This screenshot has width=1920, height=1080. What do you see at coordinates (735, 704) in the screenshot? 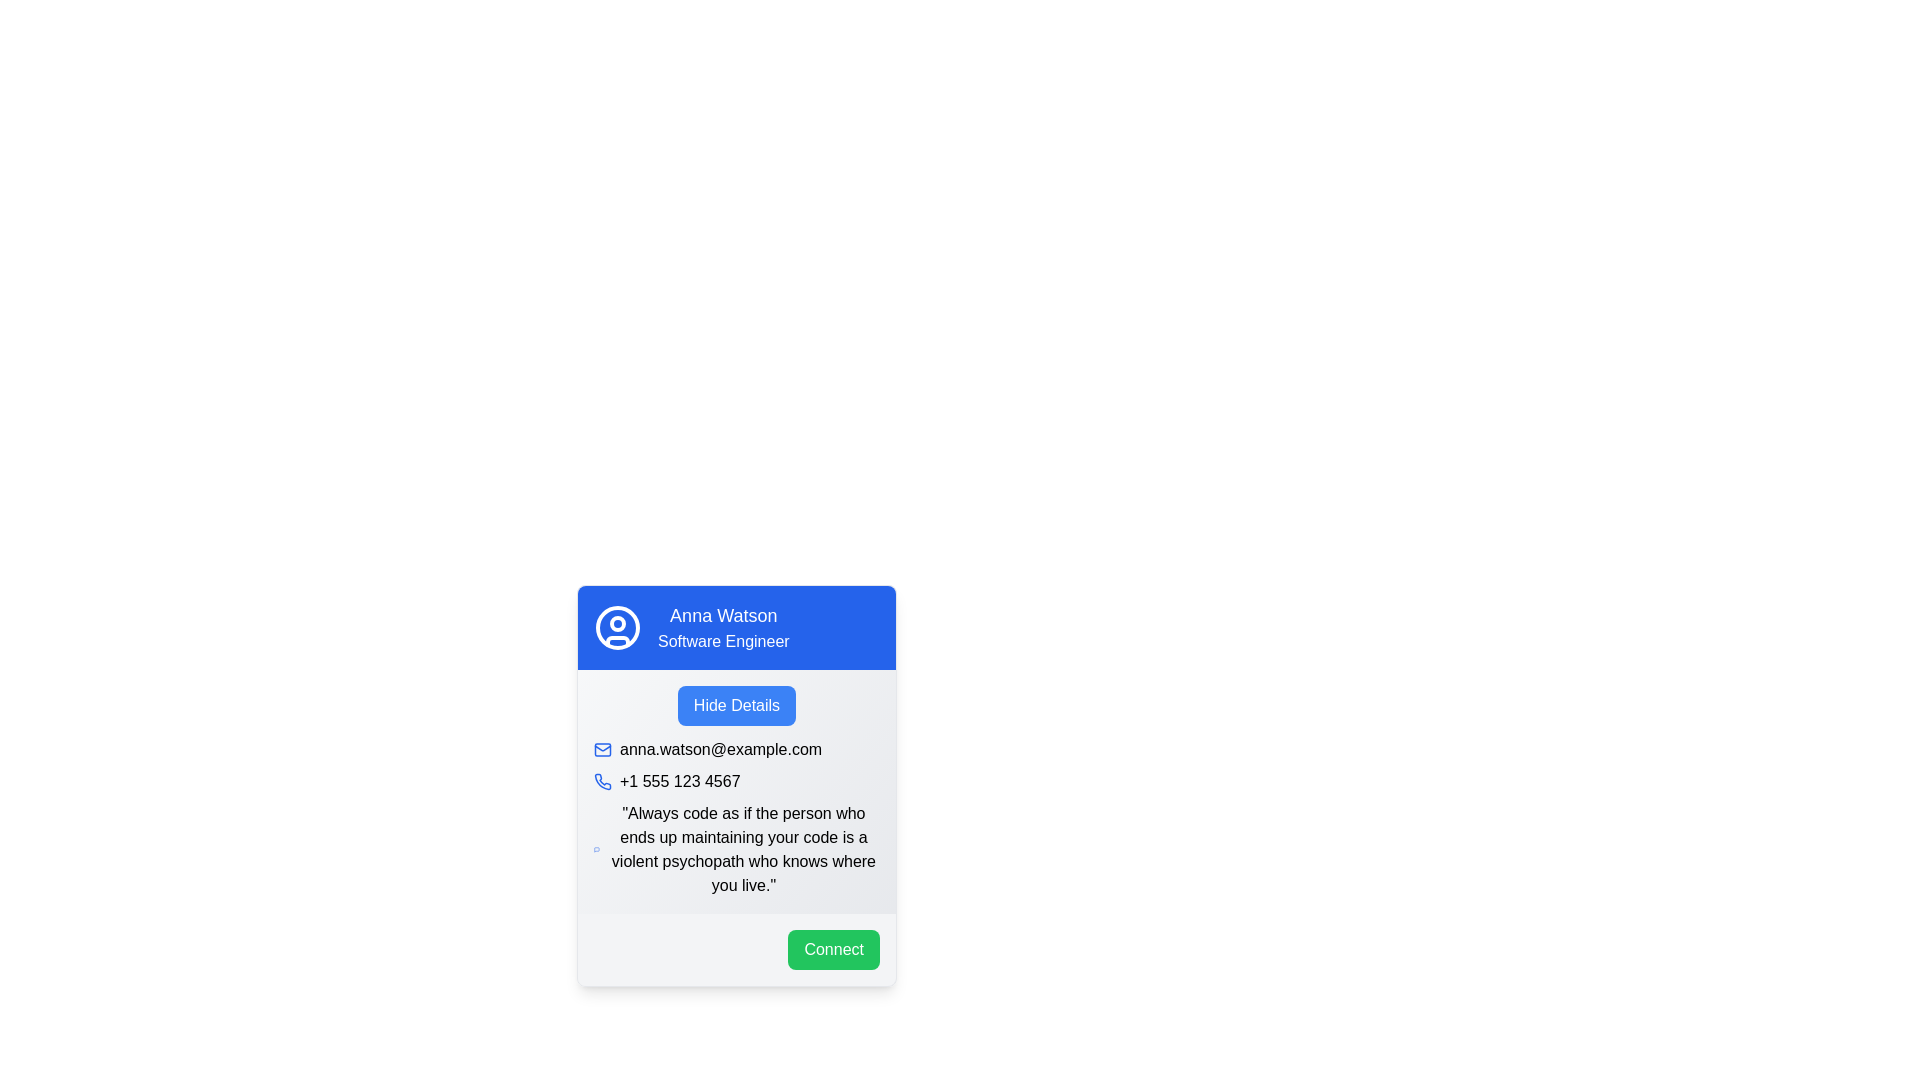
I see `the toggle button located below the profile header in the user profile card` at bounding box center [735, 704].